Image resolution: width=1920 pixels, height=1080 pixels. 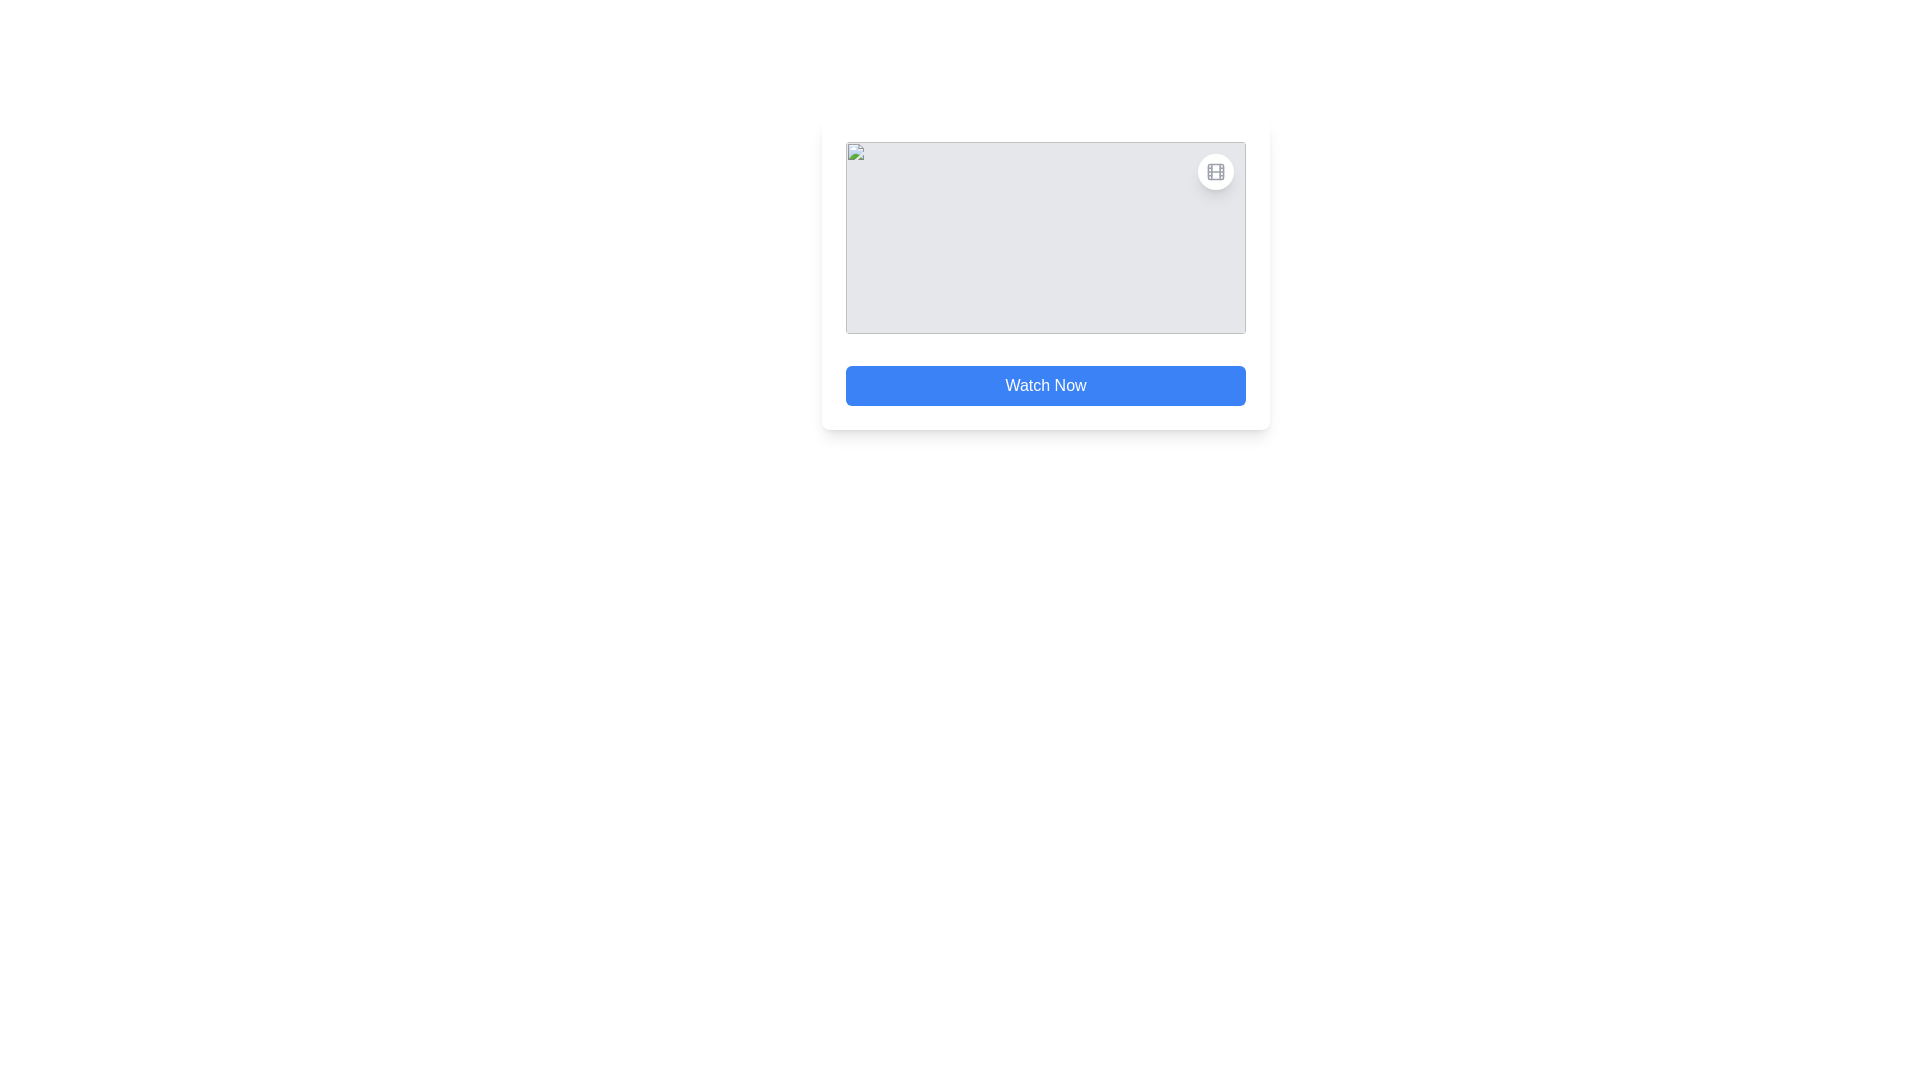 What do you see at coordinates (1214, 171) in the screenshot?
I see `the circular button with a white background and a film reel icon located at the top-right corner of the gray rectangular card` at bounding box center [1214, 171].